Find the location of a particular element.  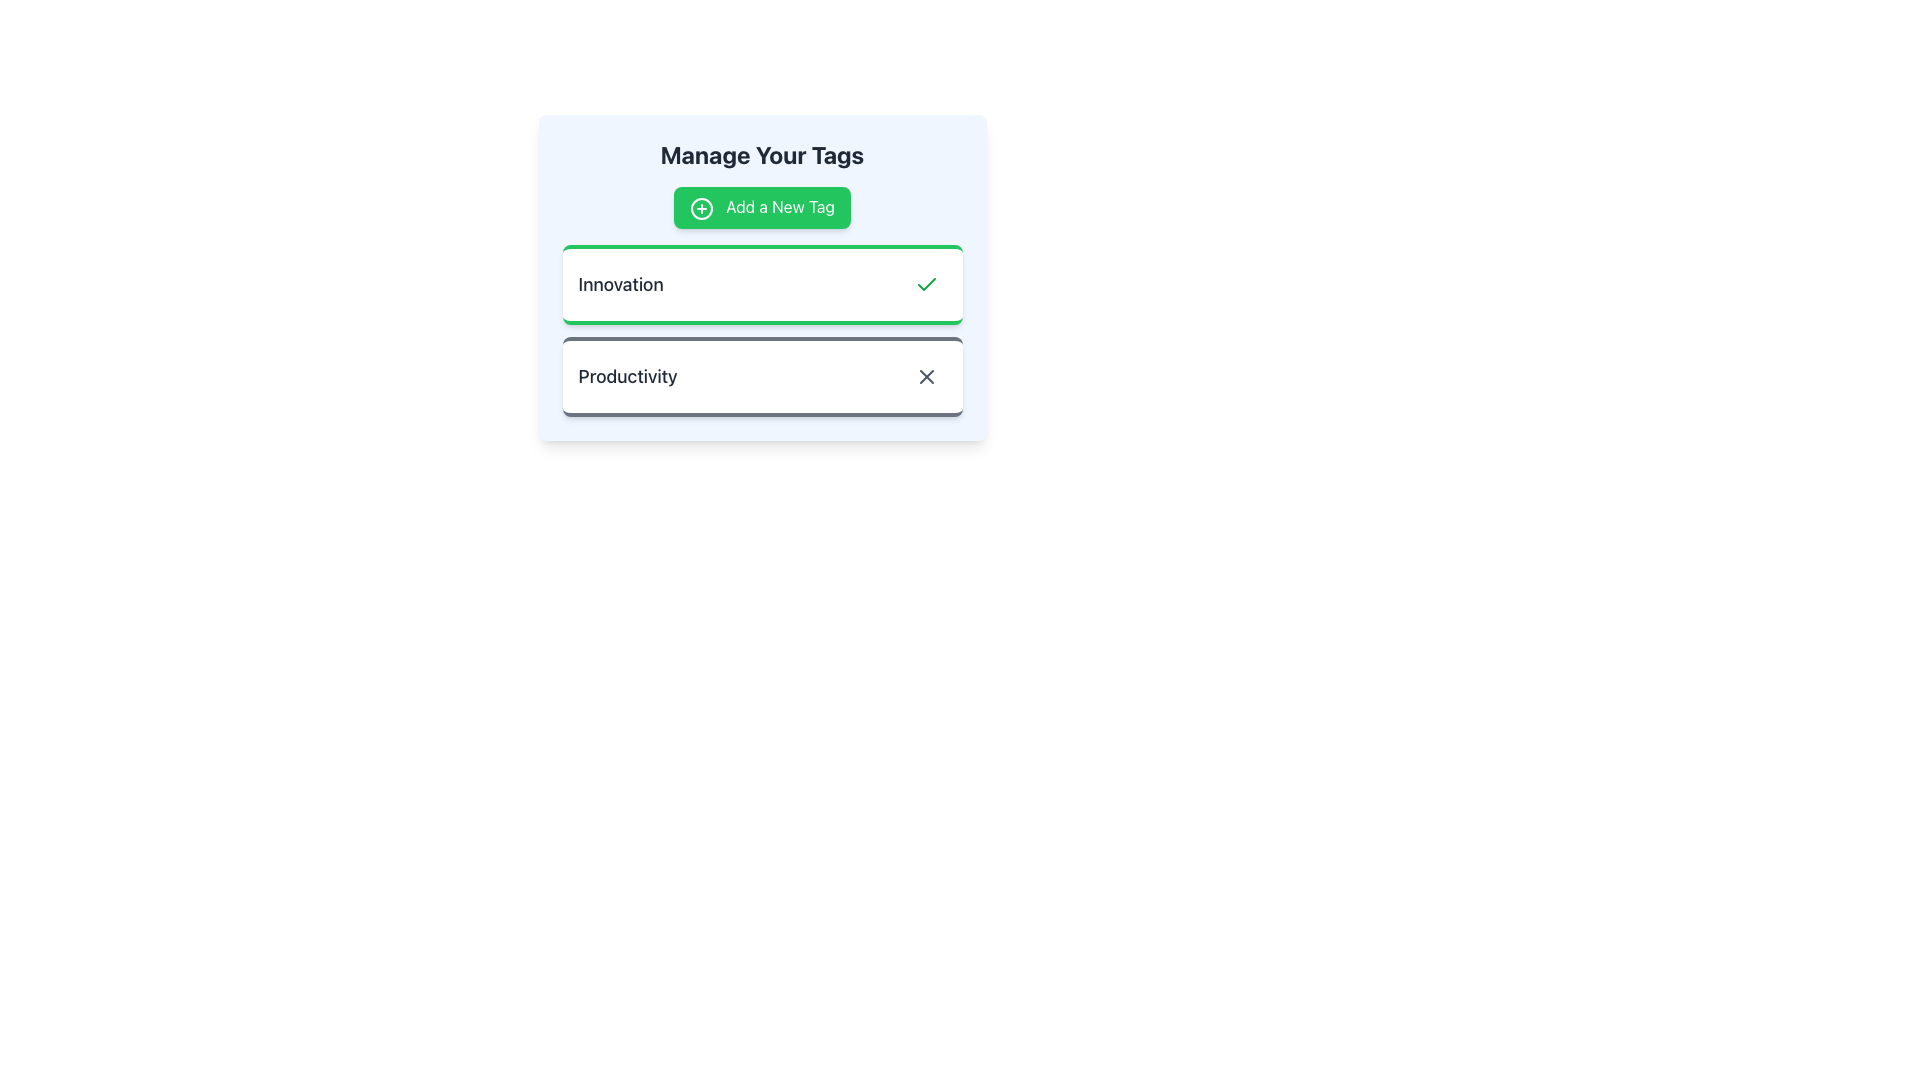

the first selectable list item with a green checkmark, located below the 'Add a New Tag' button and above the 'Productivity' item is located at coordinates (761, 277).